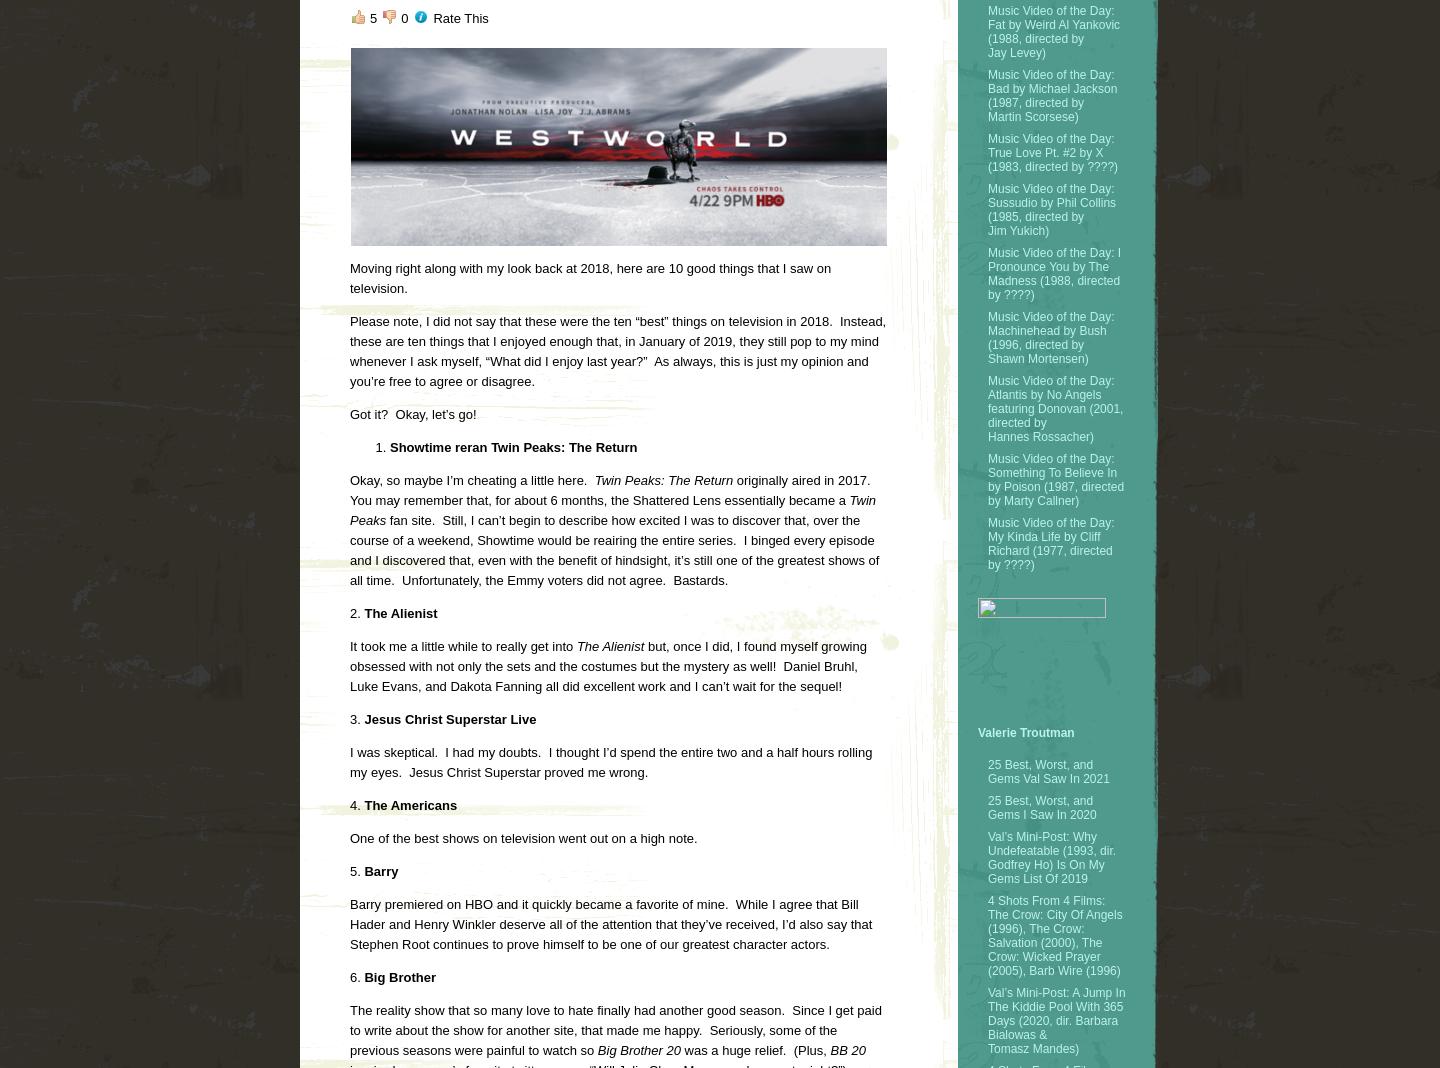 This screenshot has width=1440, height=1068. Describe the element at coordinates (372, 17) in the screenshot. I see `'5'` at that location.